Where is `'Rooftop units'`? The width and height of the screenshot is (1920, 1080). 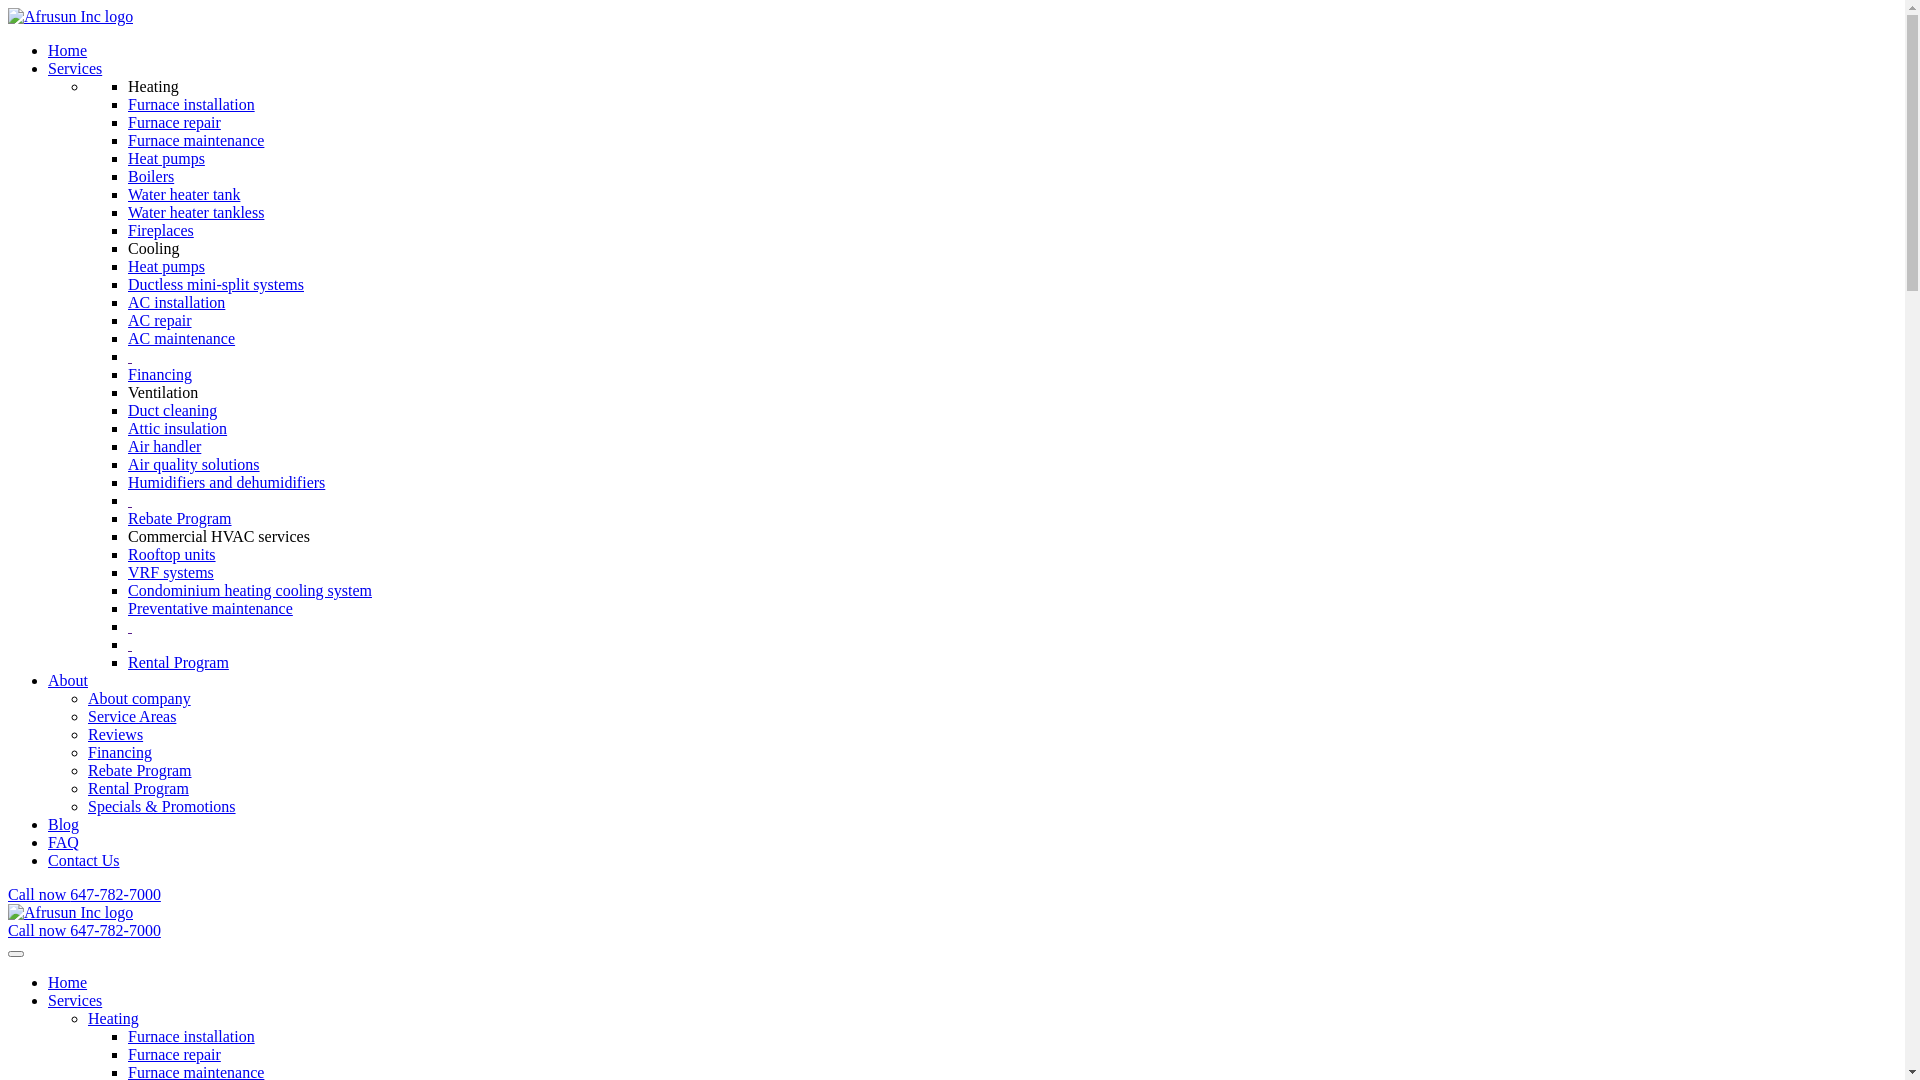 'Rooftop units' is located at coordinates (172, 554).